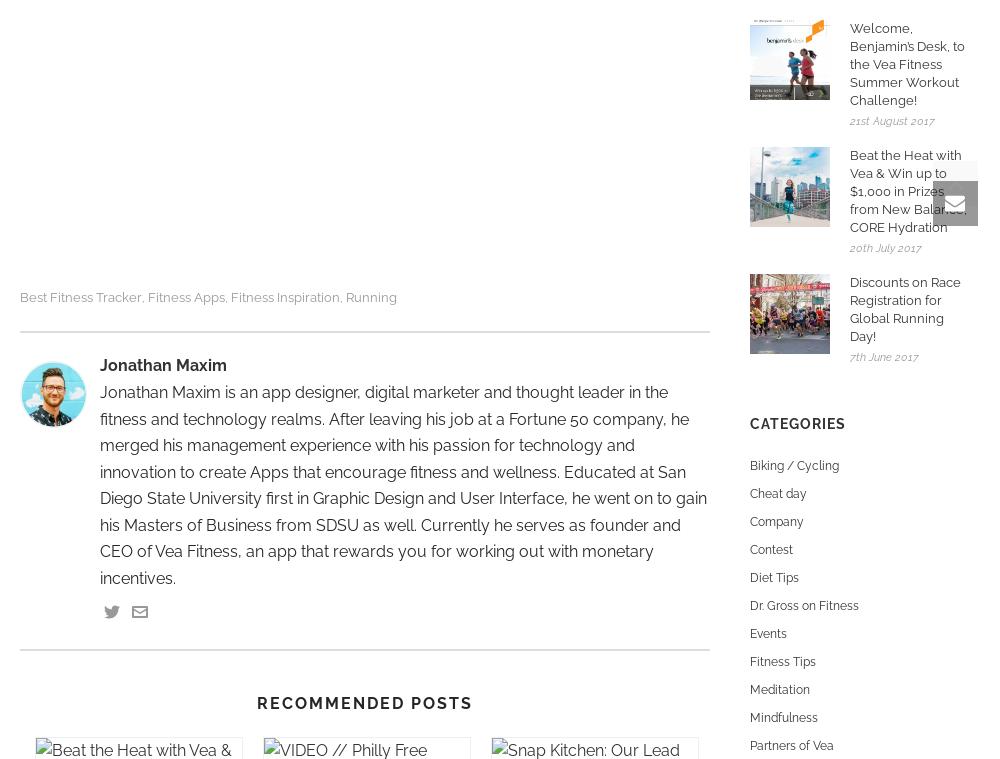  Describe the element at coordinates (884, 355) in the screenshot. I see `'7th June 2017'` at that location.